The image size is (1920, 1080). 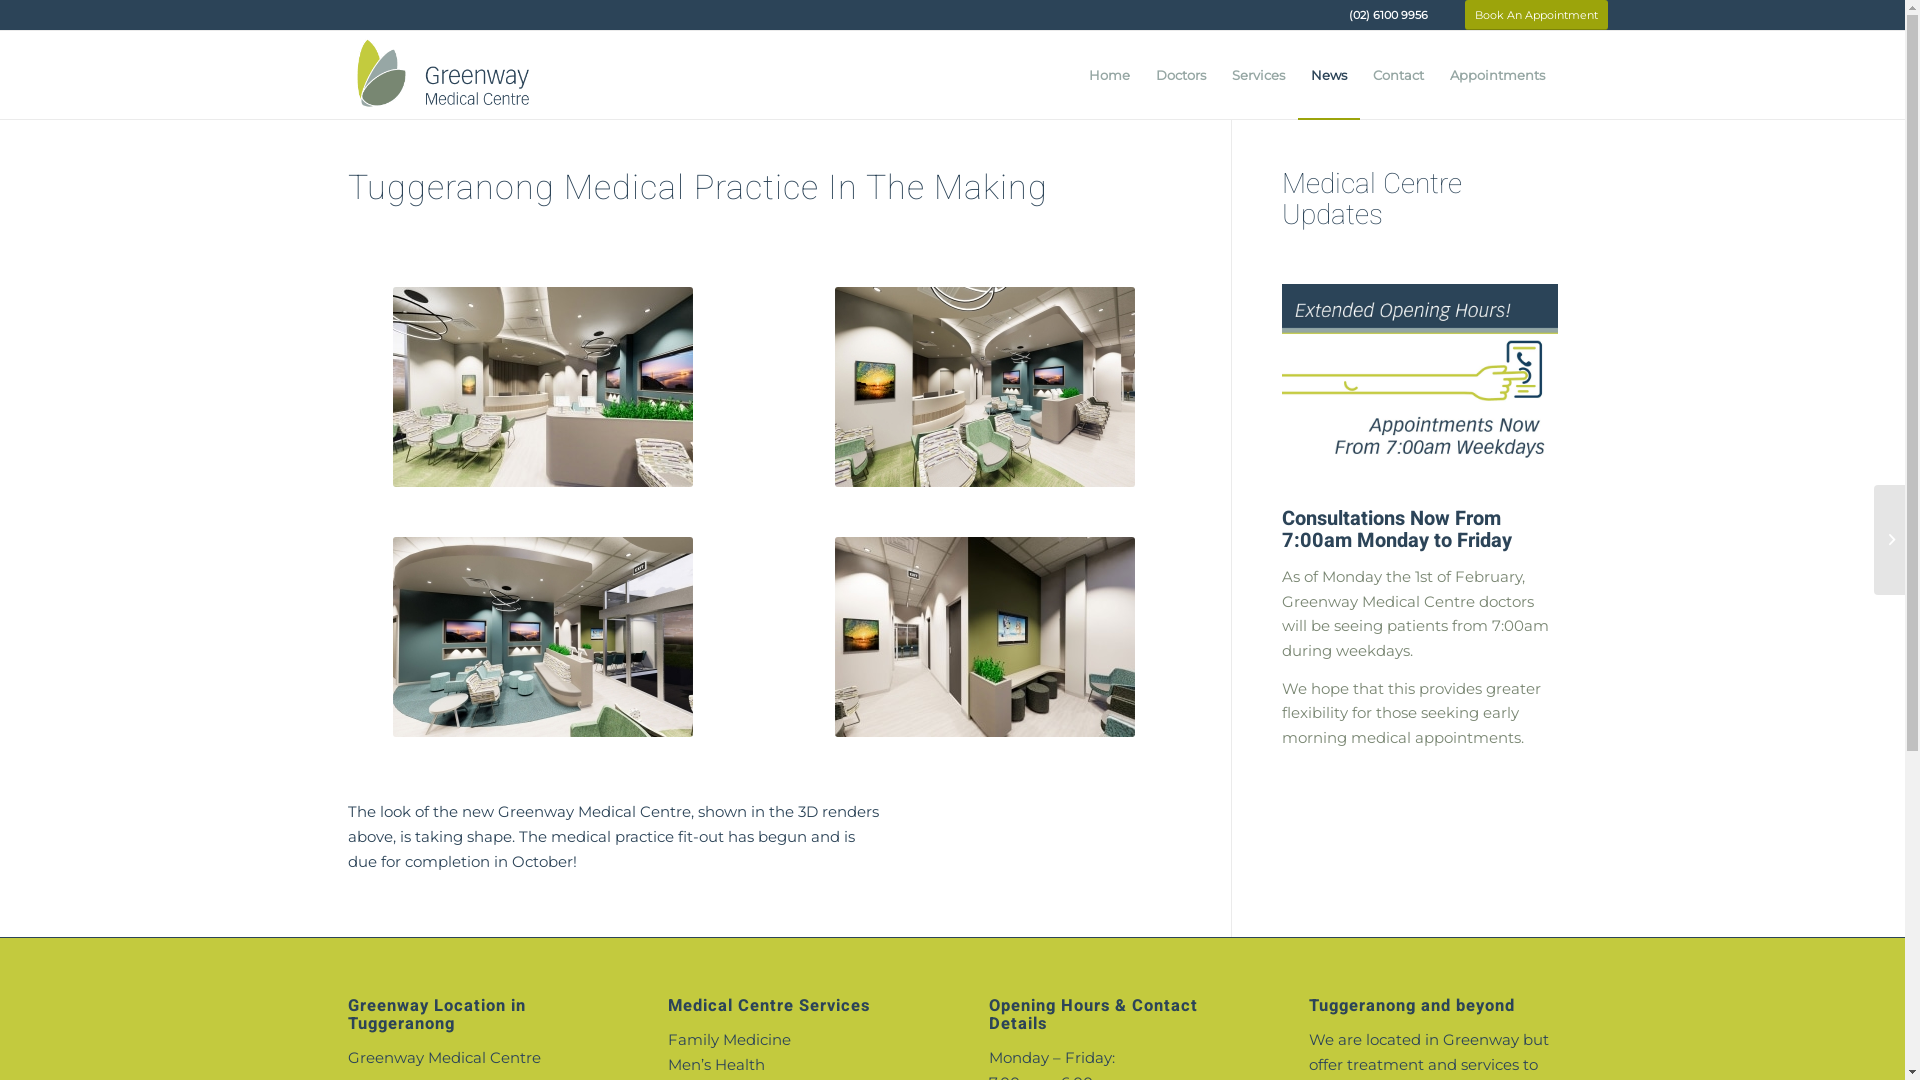 What do you see at coordinates (1108, 73) in the screenshot?
I see `'Home'` at bounding box center [1108, 73].